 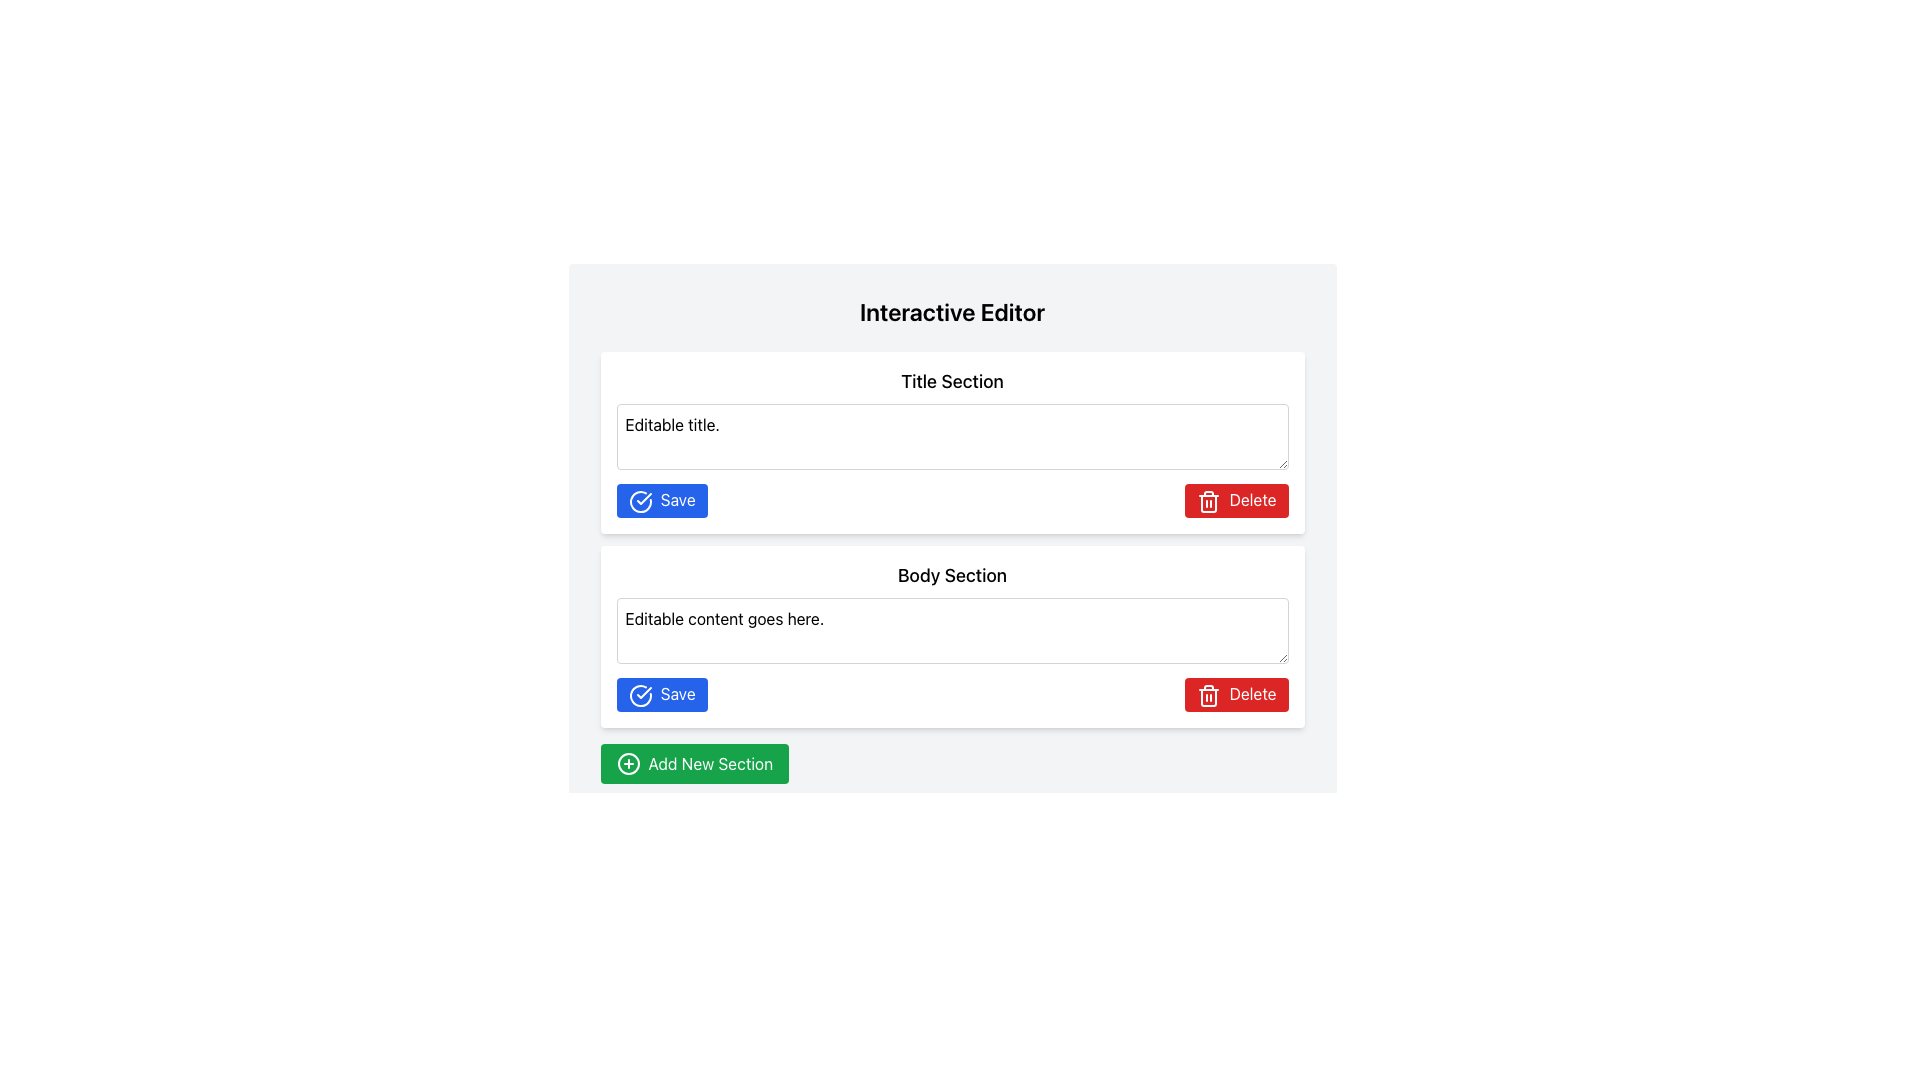 What do you see at coordinates (662, 693) in the screenshot?
I see `the 'Save' button located in the lower part of the interface, to the left of the red 'Delete' button, to confirm and save the changes made in the corresponding section` at bounding box center [662, 693].